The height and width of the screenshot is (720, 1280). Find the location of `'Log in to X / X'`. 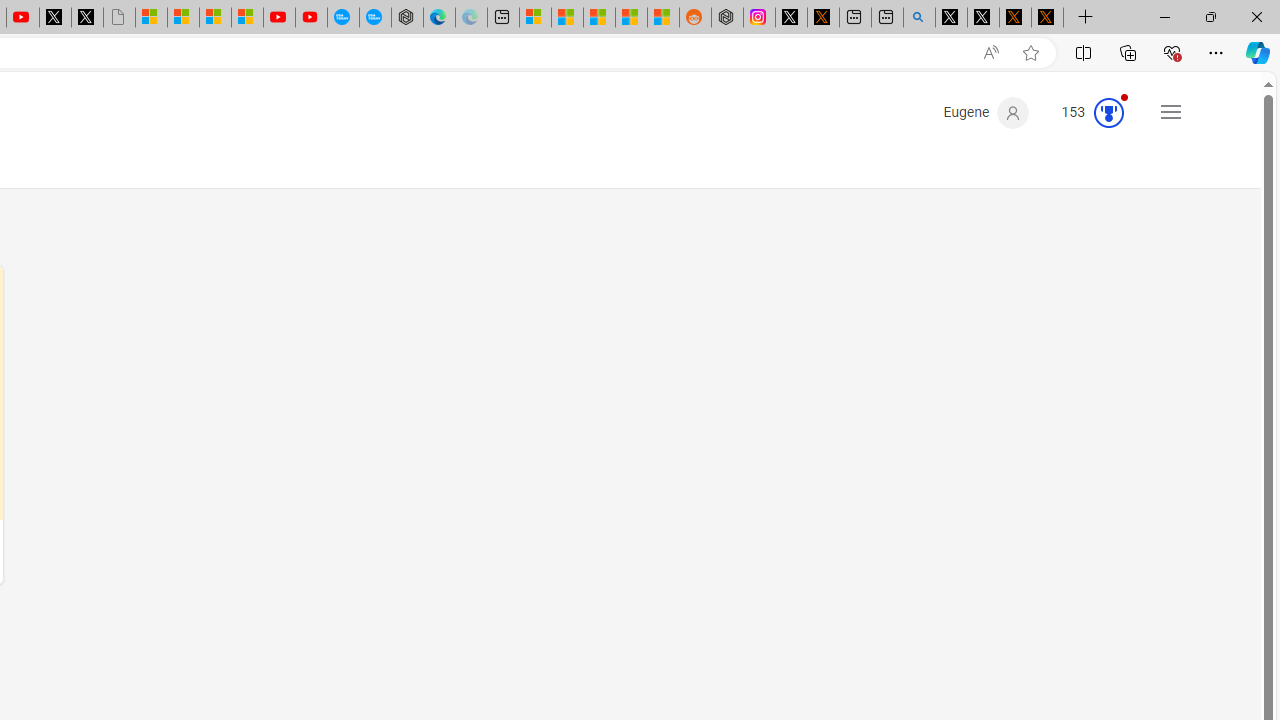

'Log in to X / X' is located at coordinates (790, 17).